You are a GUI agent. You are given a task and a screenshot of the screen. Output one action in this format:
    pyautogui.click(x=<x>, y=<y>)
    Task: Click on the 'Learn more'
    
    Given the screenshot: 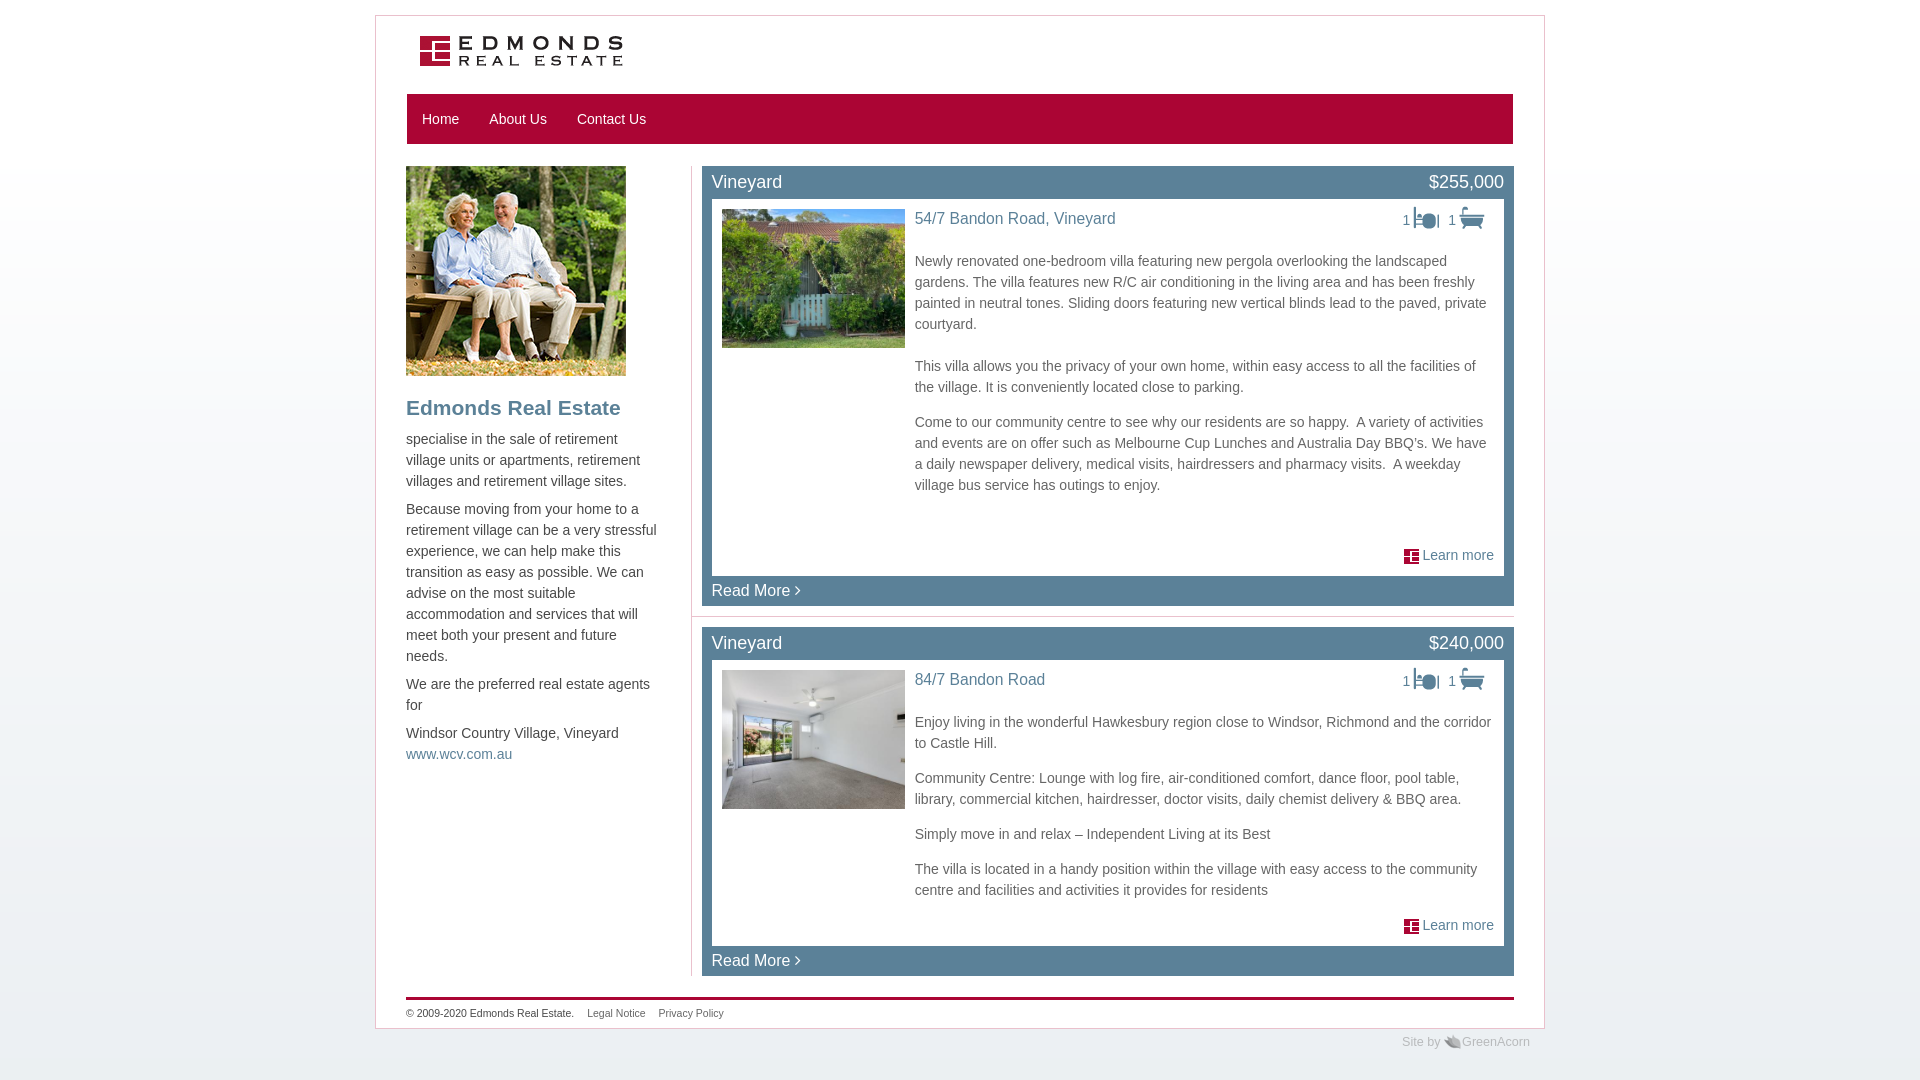 What is the action you would take?
    pyautogui.click(x=1458, y=925)
    